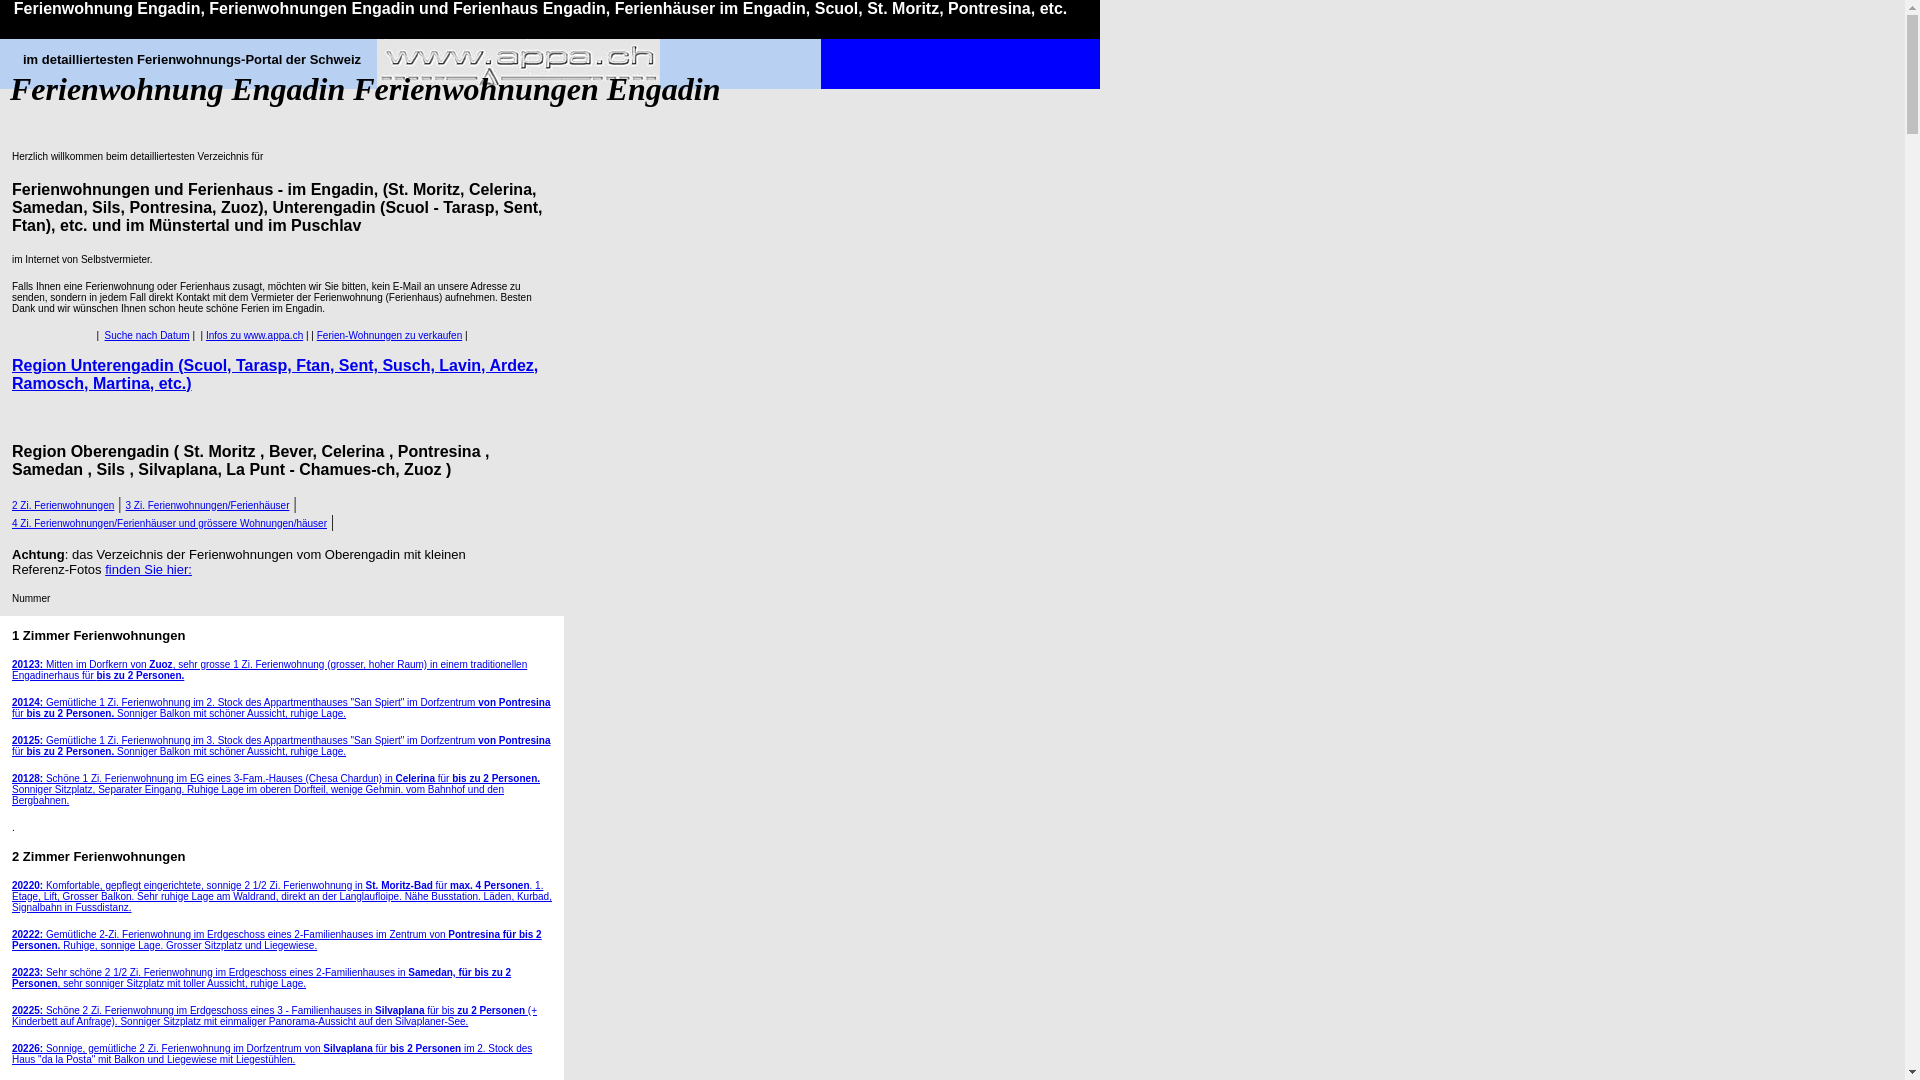 This screenshot has width=1920, height=1080. I want to click on 'Infos zu www.appa.ch', so click(253, 334).